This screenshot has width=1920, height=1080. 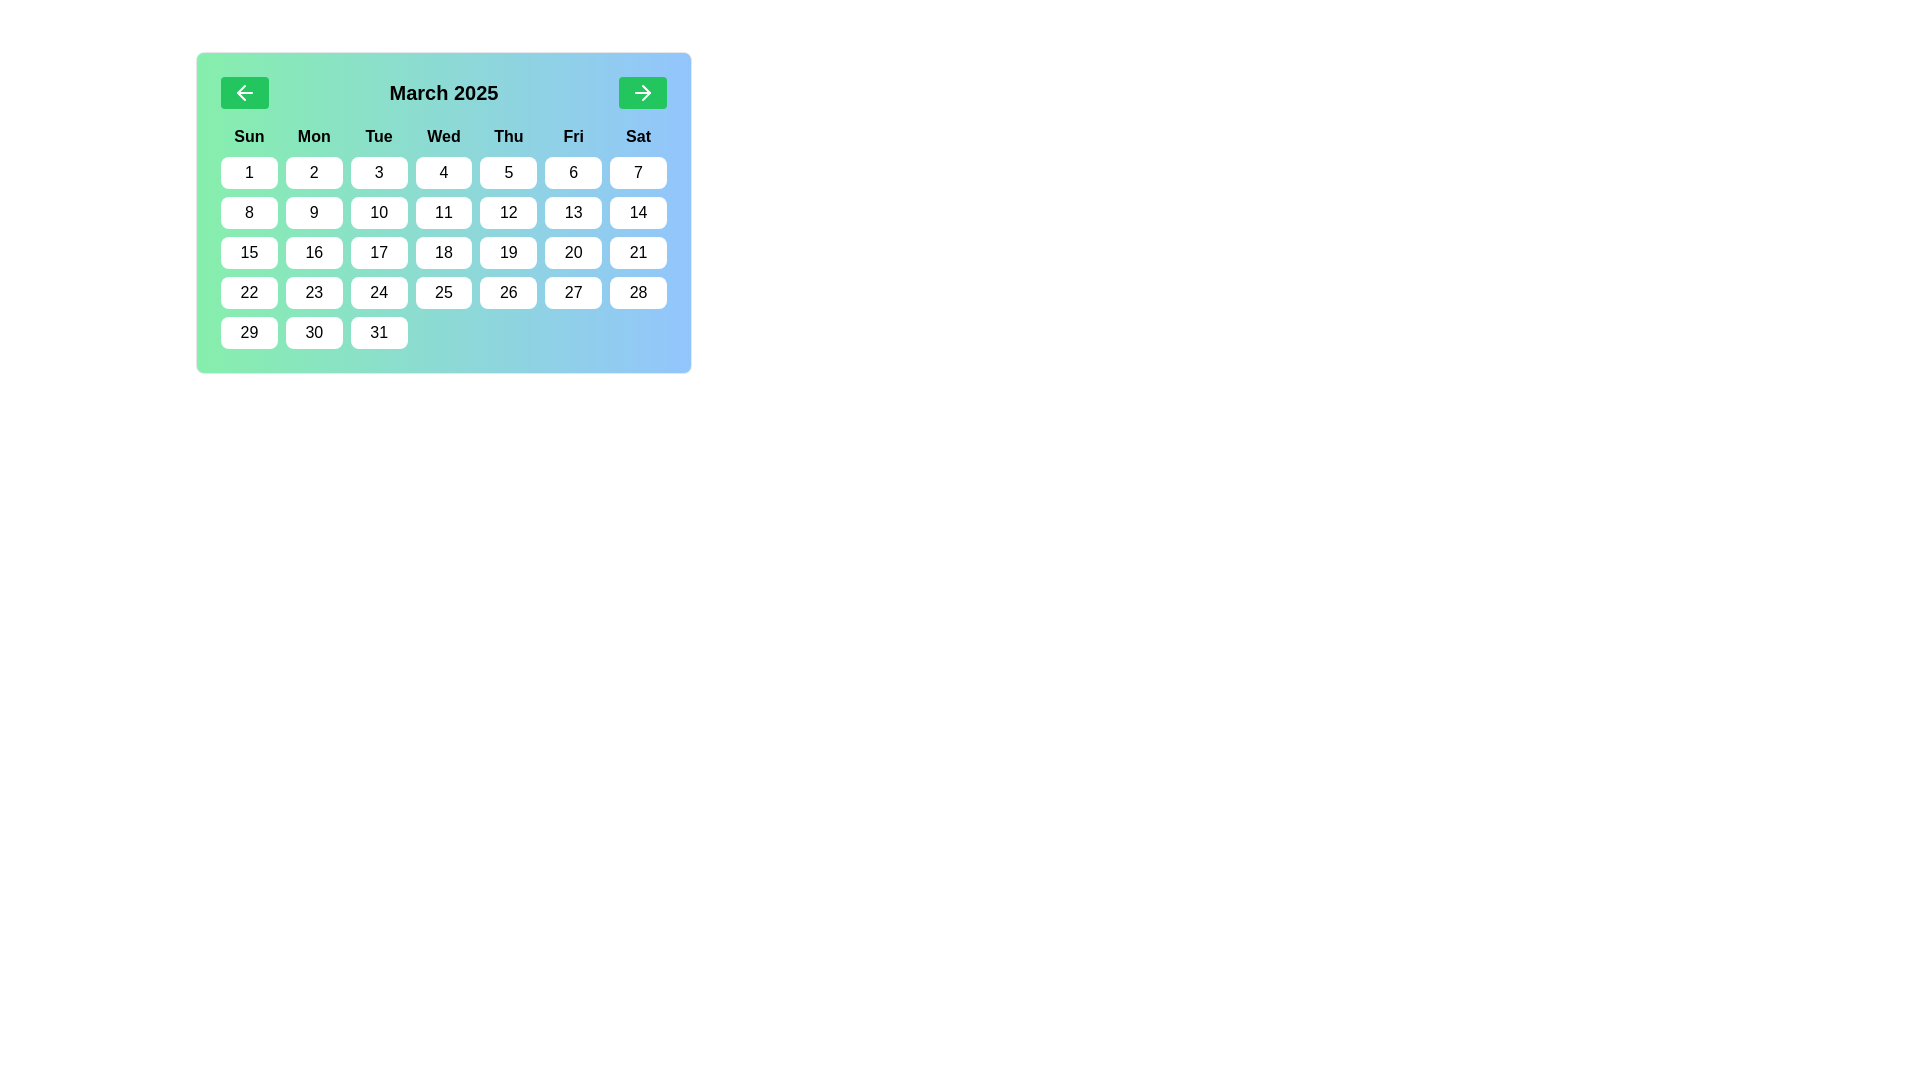 What do you see at coordinates (313, 252) in the screenshot?
I see `the button representing the date '16' in the March 2025 calendar` at bounding box center [313, 252].